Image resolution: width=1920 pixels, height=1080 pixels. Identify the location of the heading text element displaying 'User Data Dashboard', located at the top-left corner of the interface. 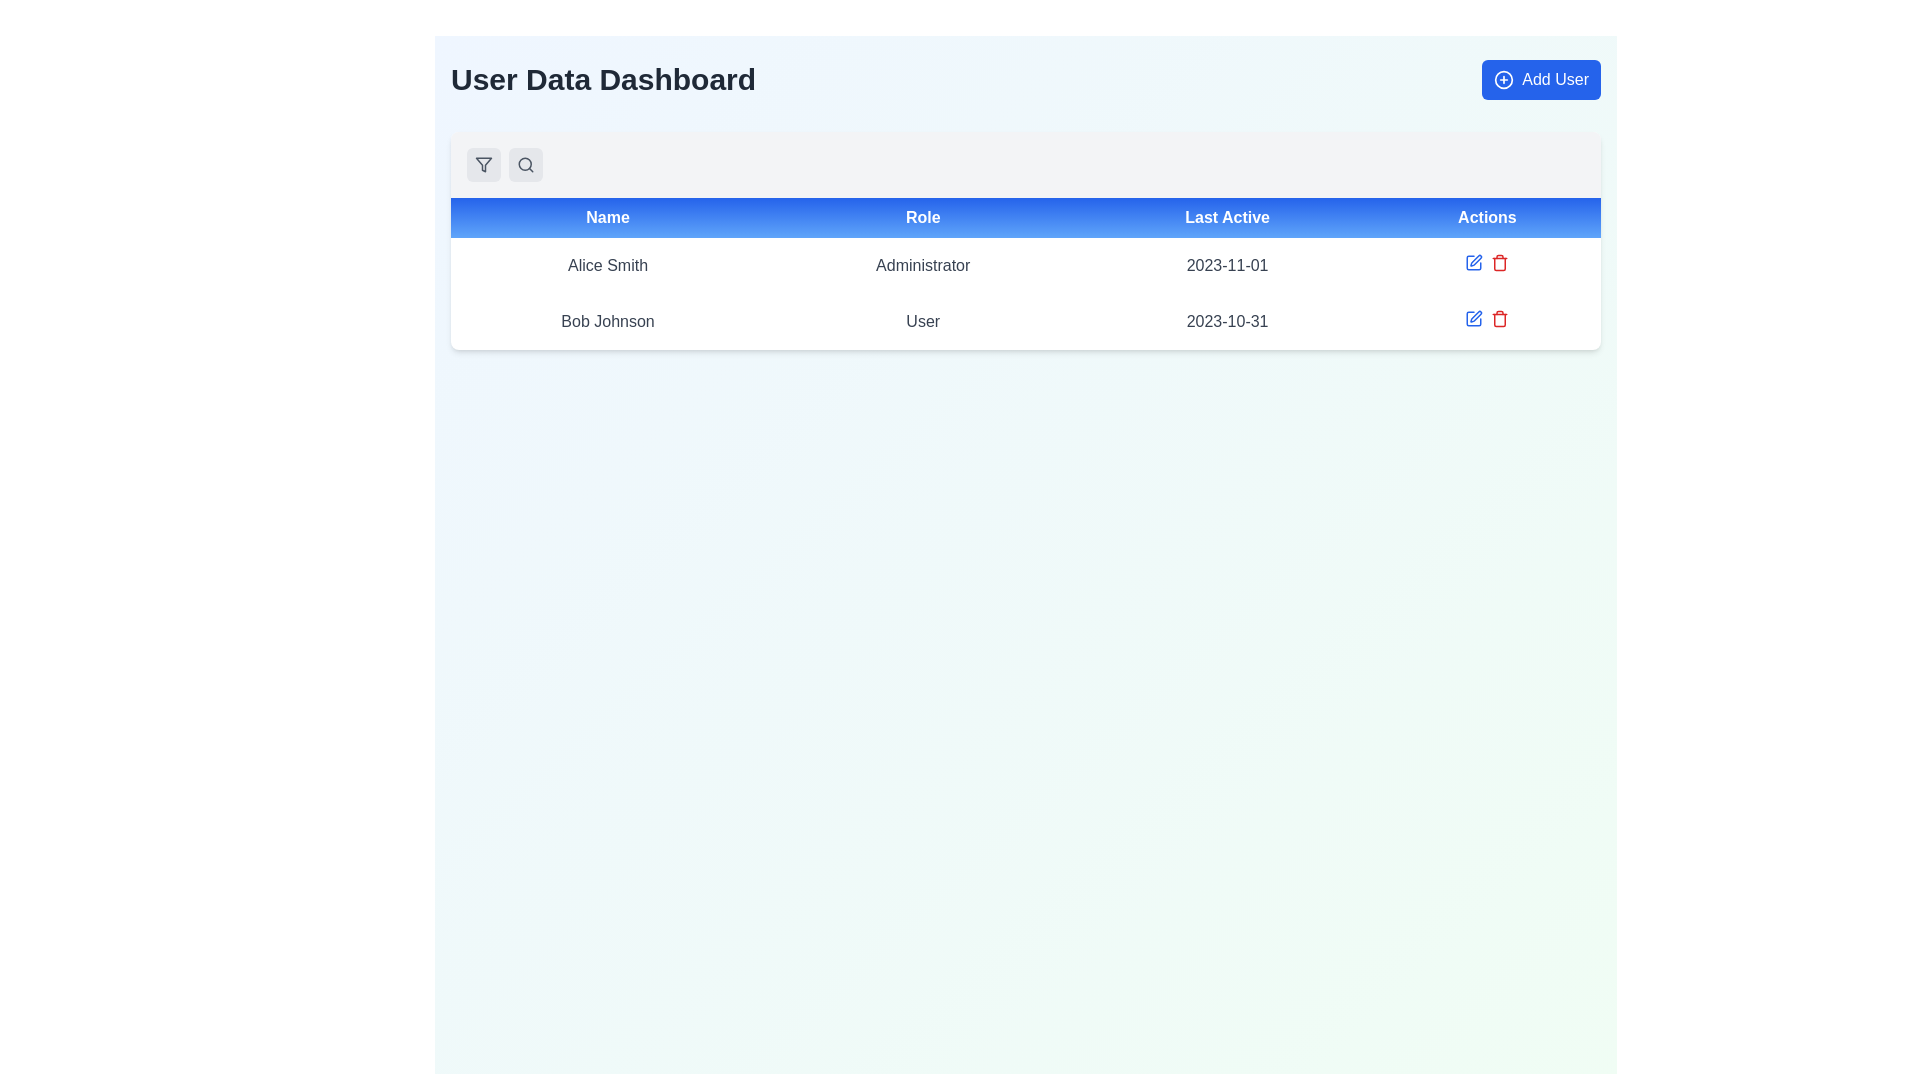
(602, 79).